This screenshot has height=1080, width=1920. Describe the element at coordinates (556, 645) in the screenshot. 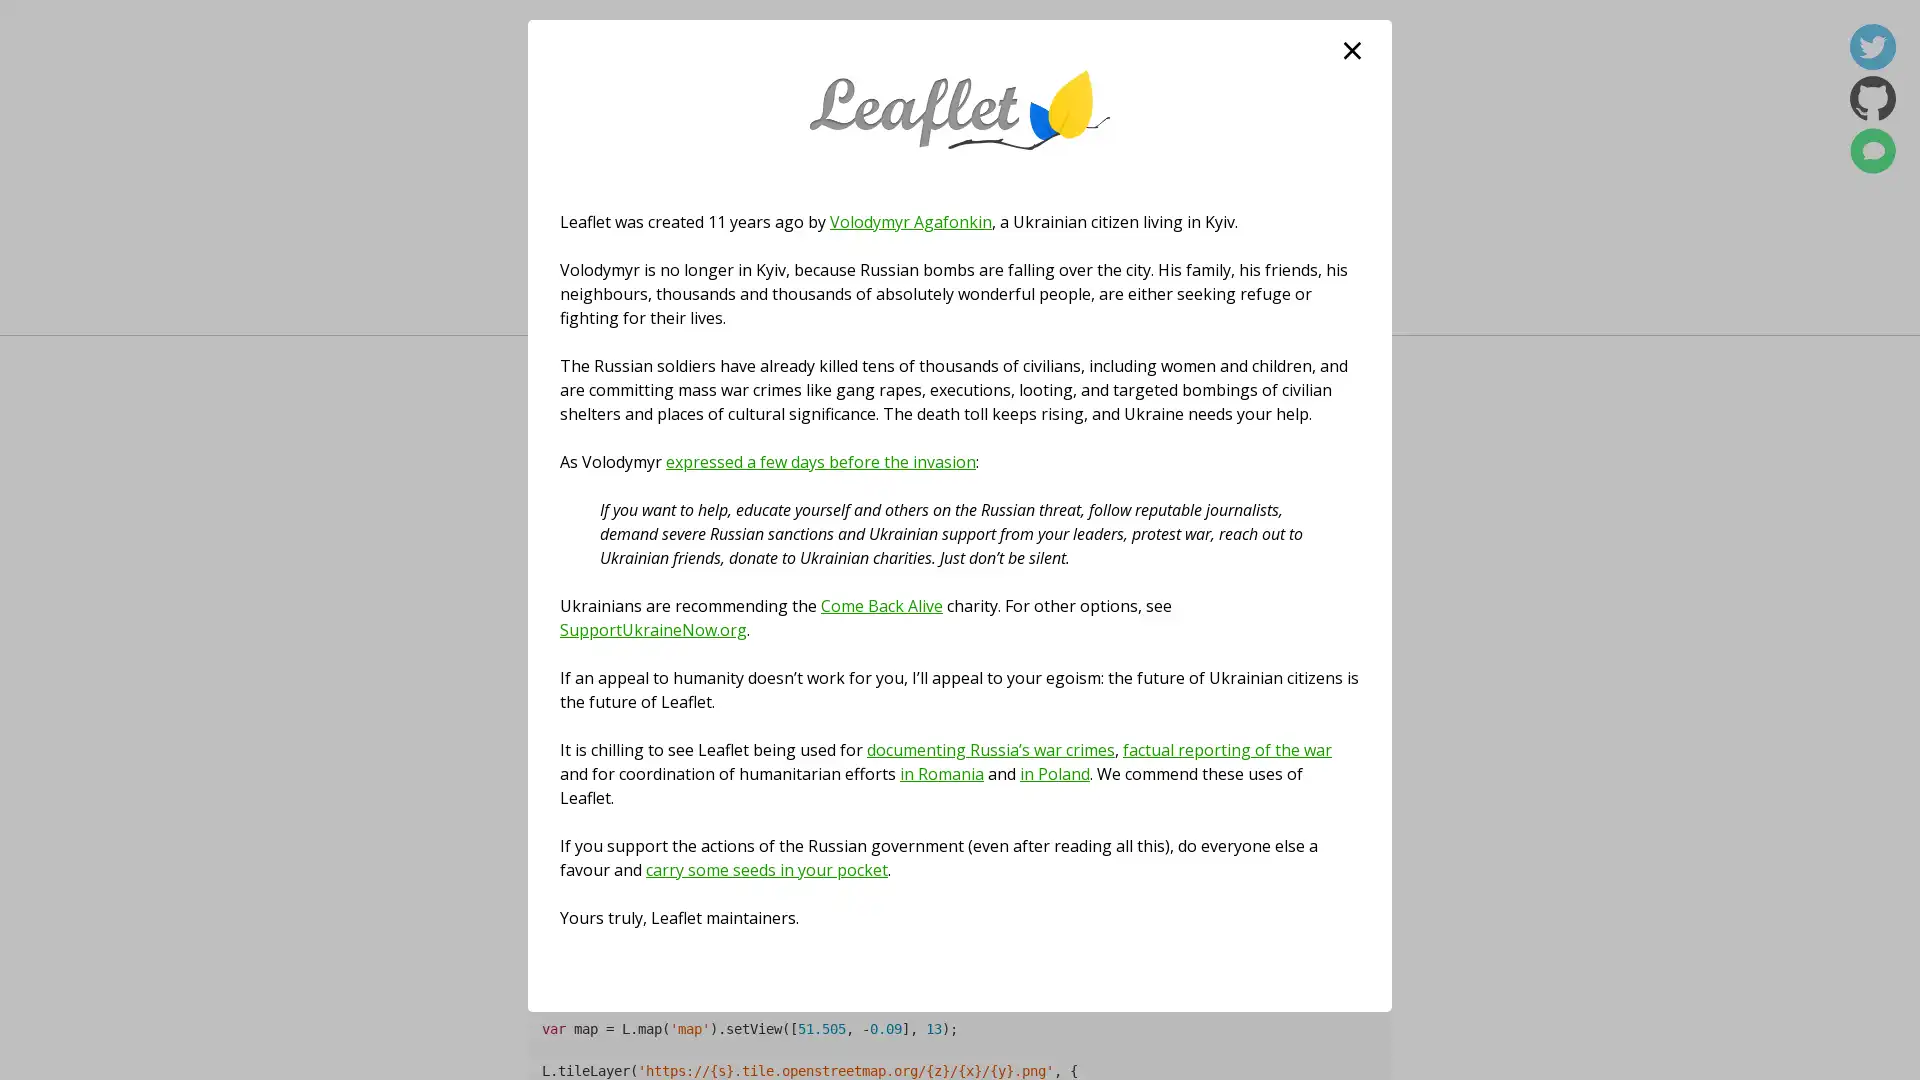

I see `Zoom in` at that location.